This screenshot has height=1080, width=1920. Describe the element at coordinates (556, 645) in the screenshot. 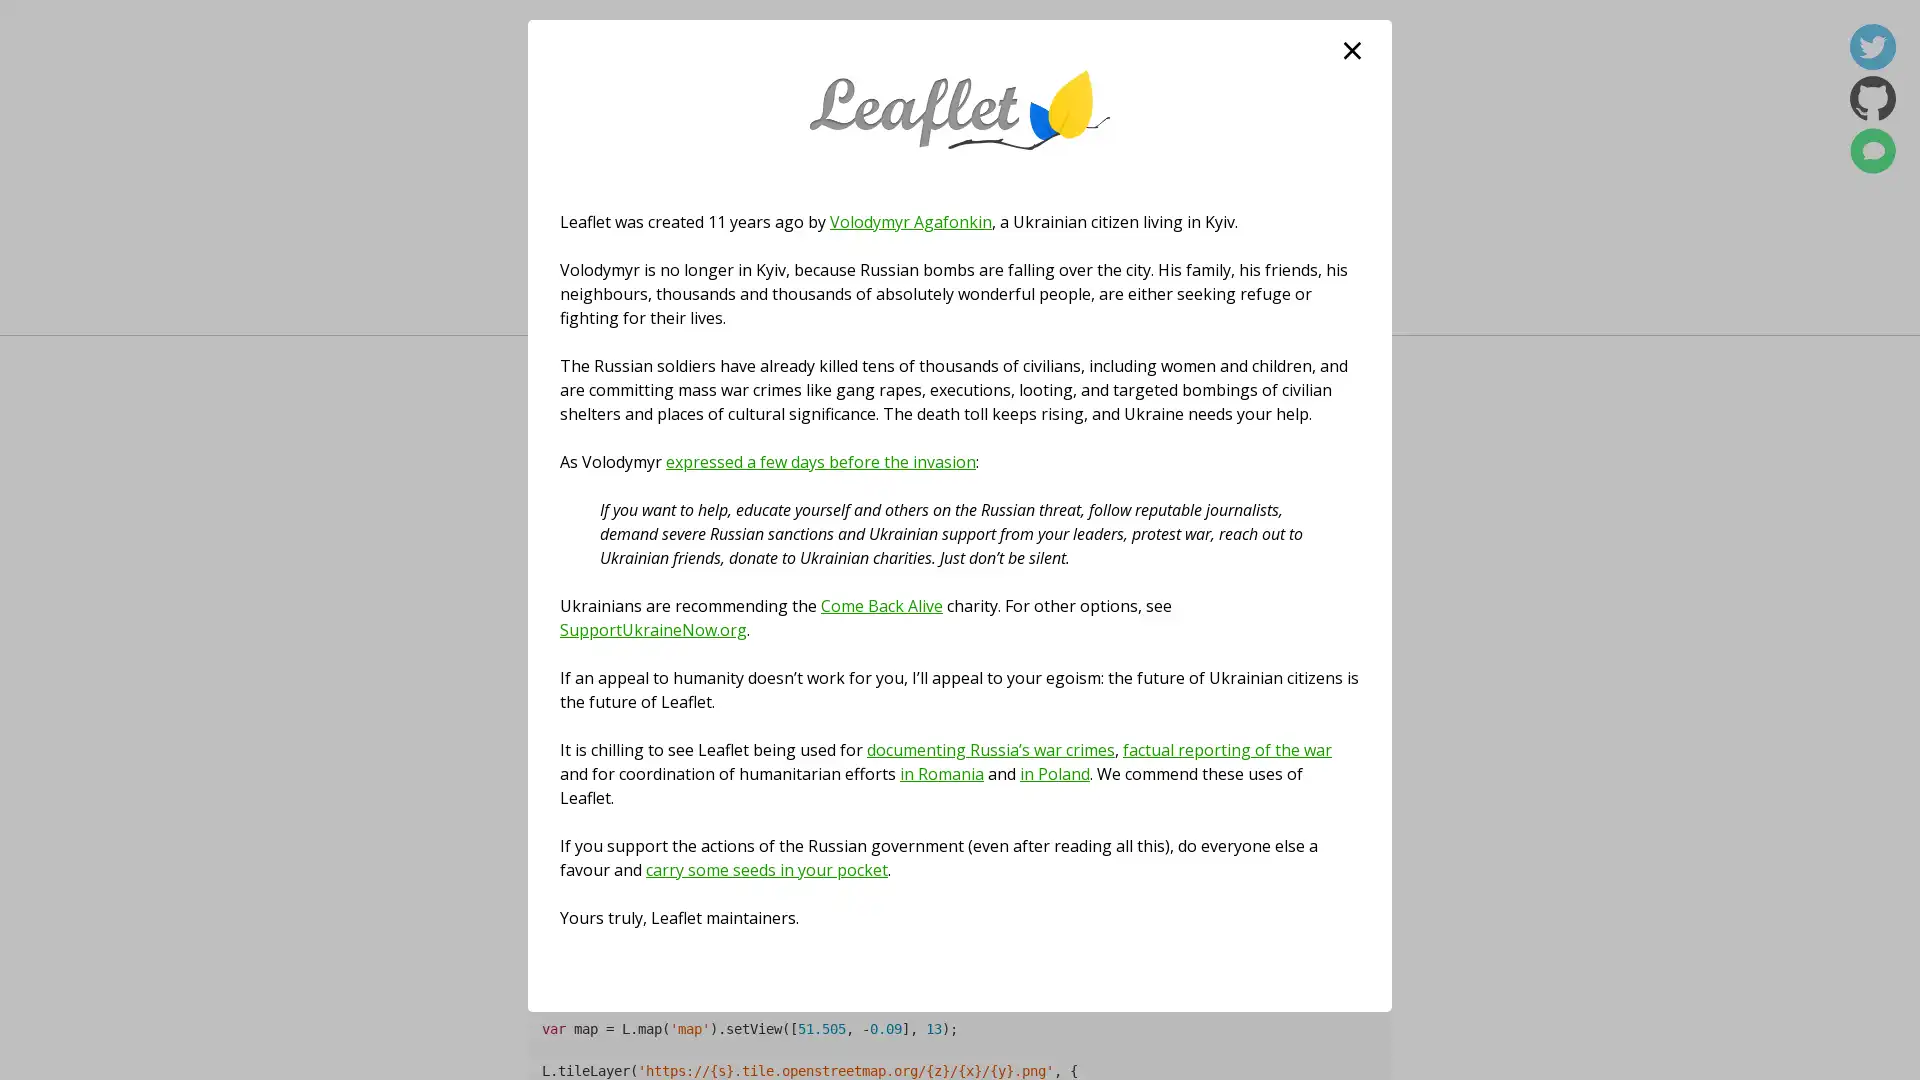

I see `Zoom in` at that location.